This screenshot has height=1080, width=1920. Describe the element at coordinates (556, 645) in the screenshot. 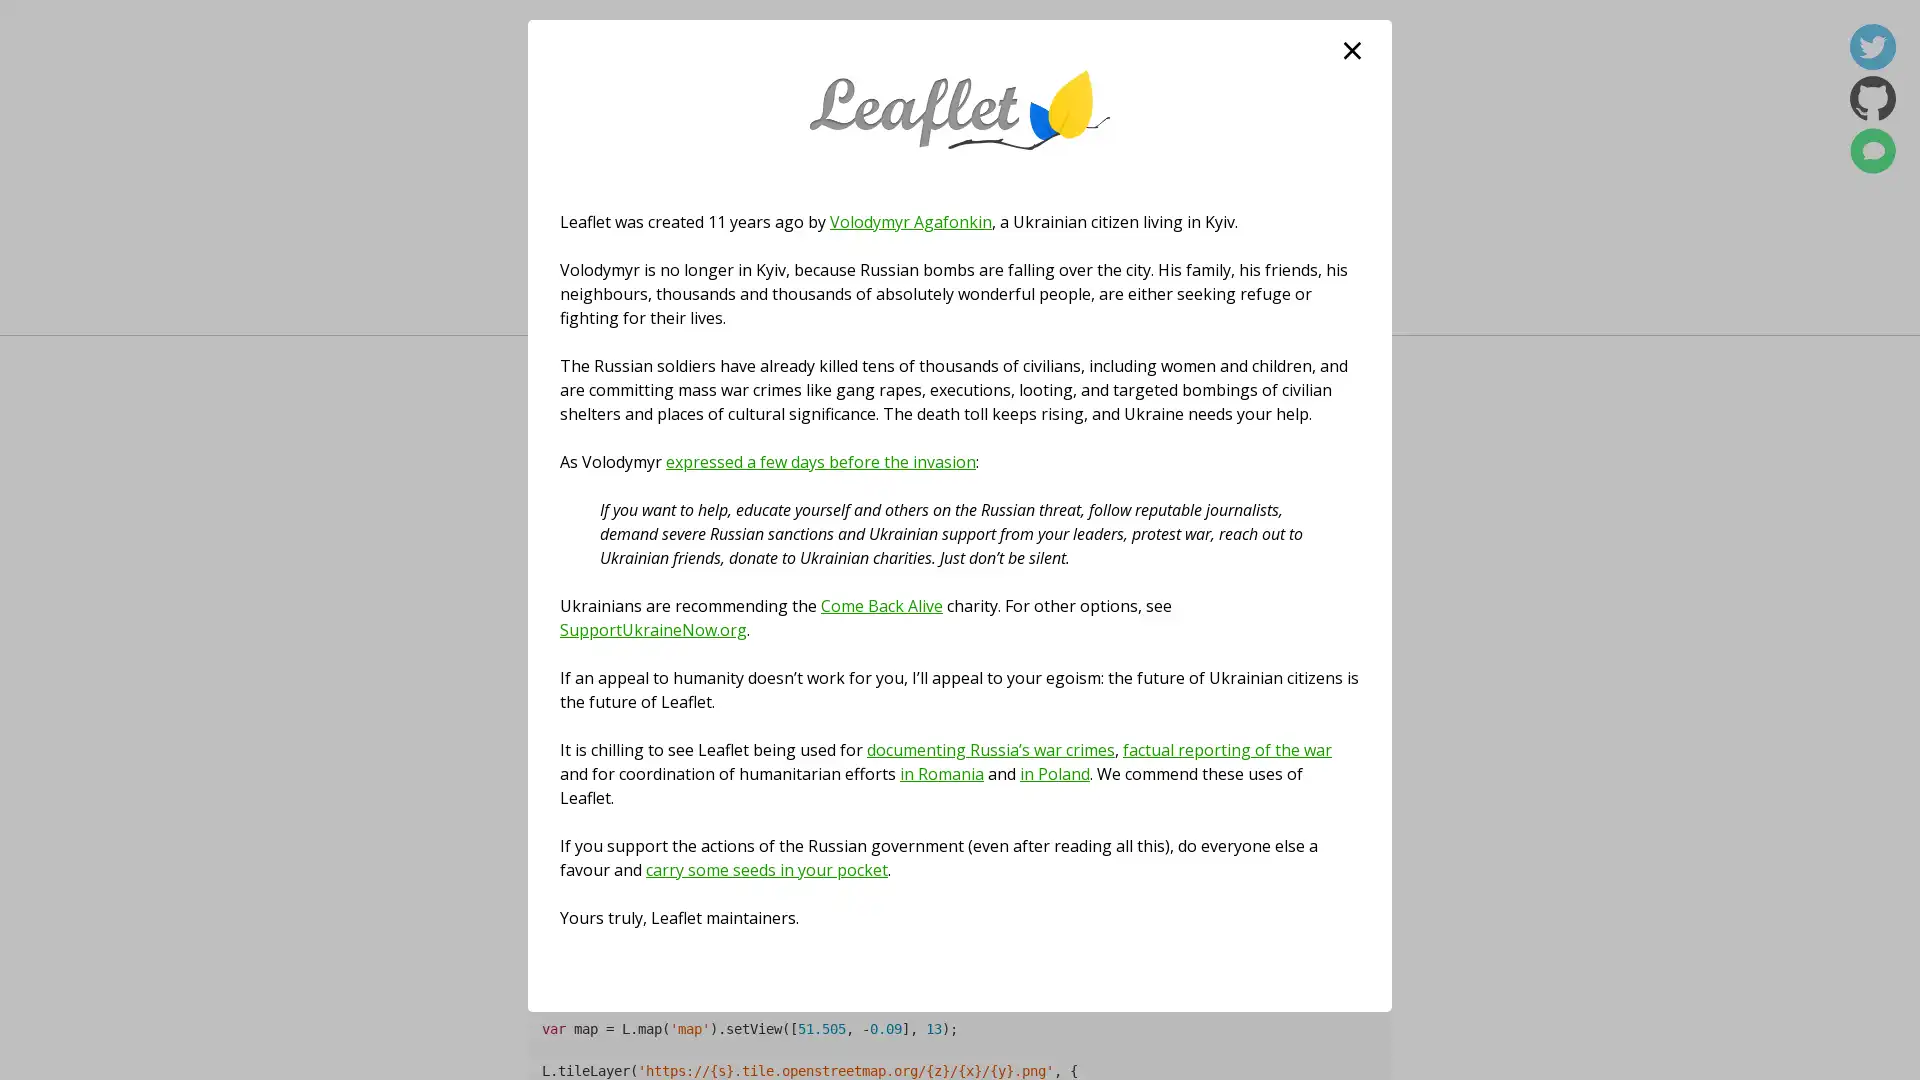

I see `Zoom in` at that location.